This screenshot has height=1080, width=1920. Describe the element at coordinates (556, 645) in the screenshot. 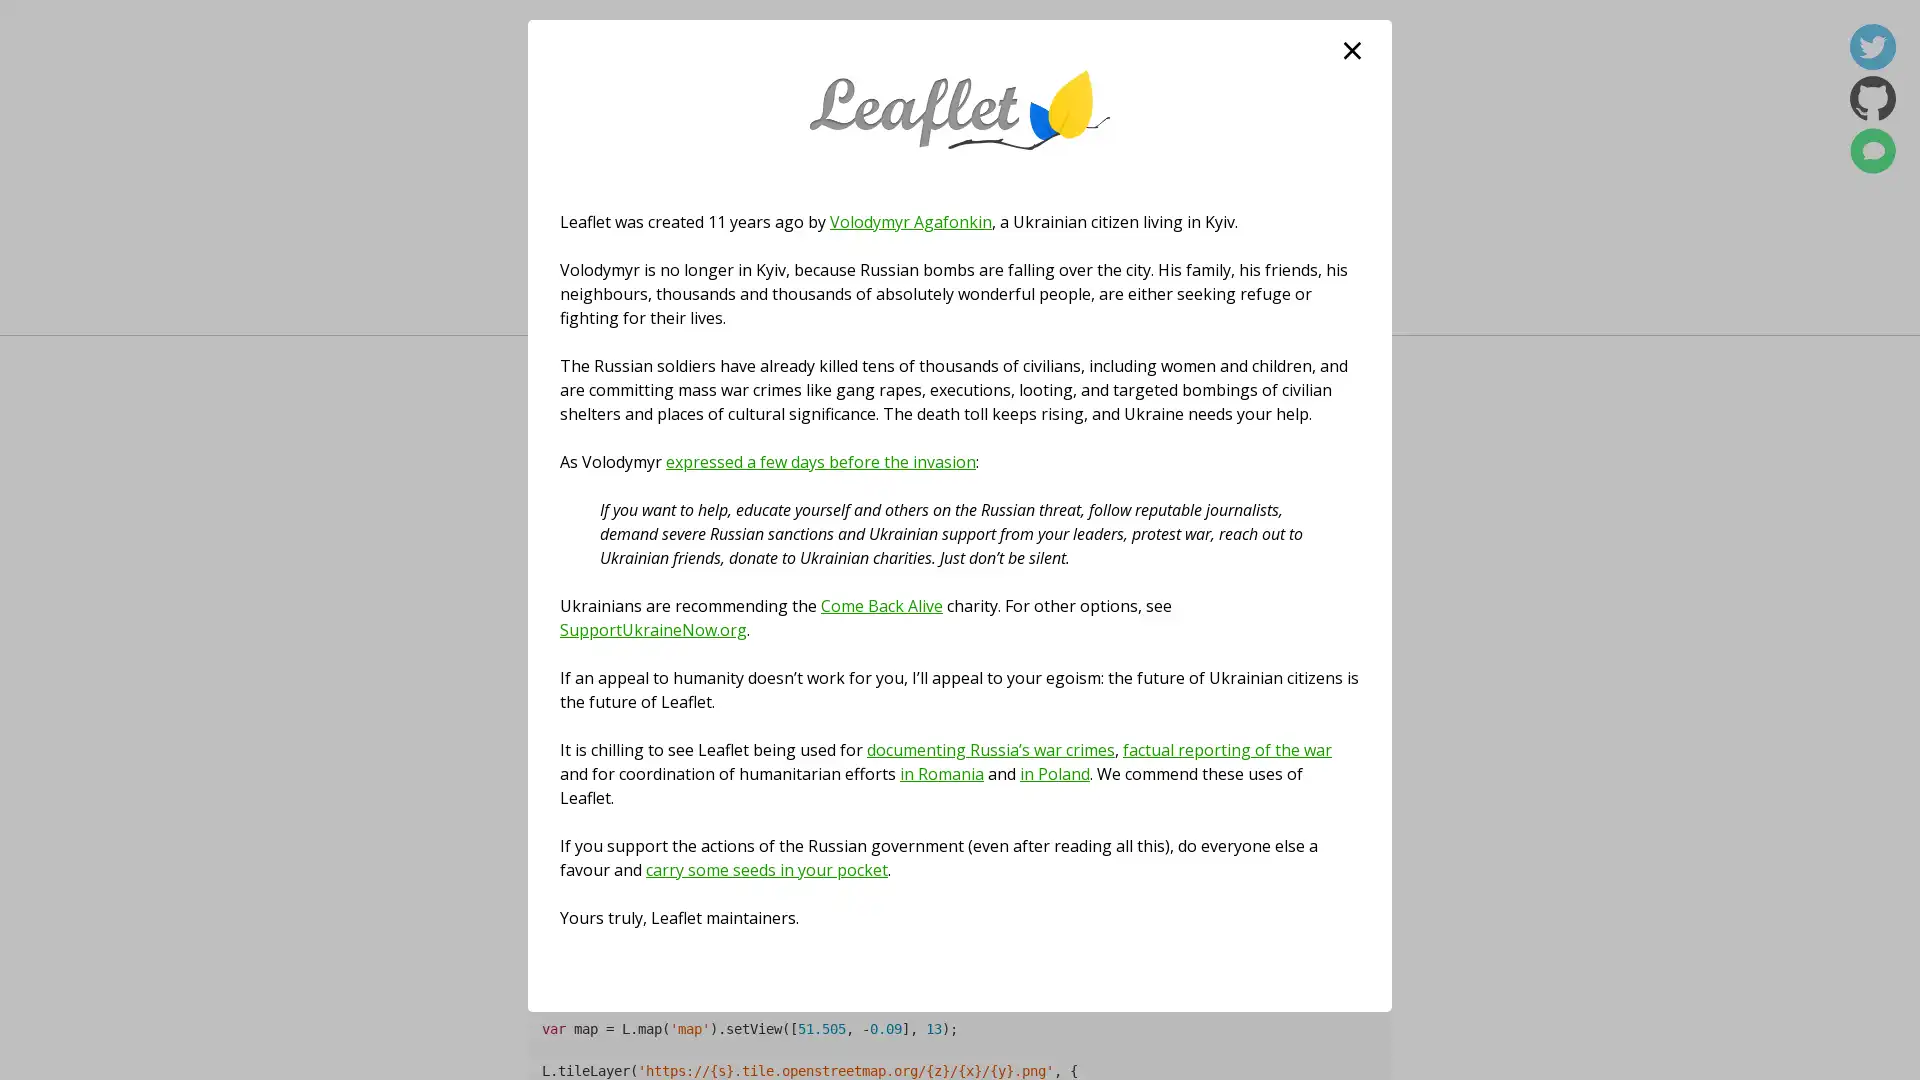

I see `Zoom in` at that location.